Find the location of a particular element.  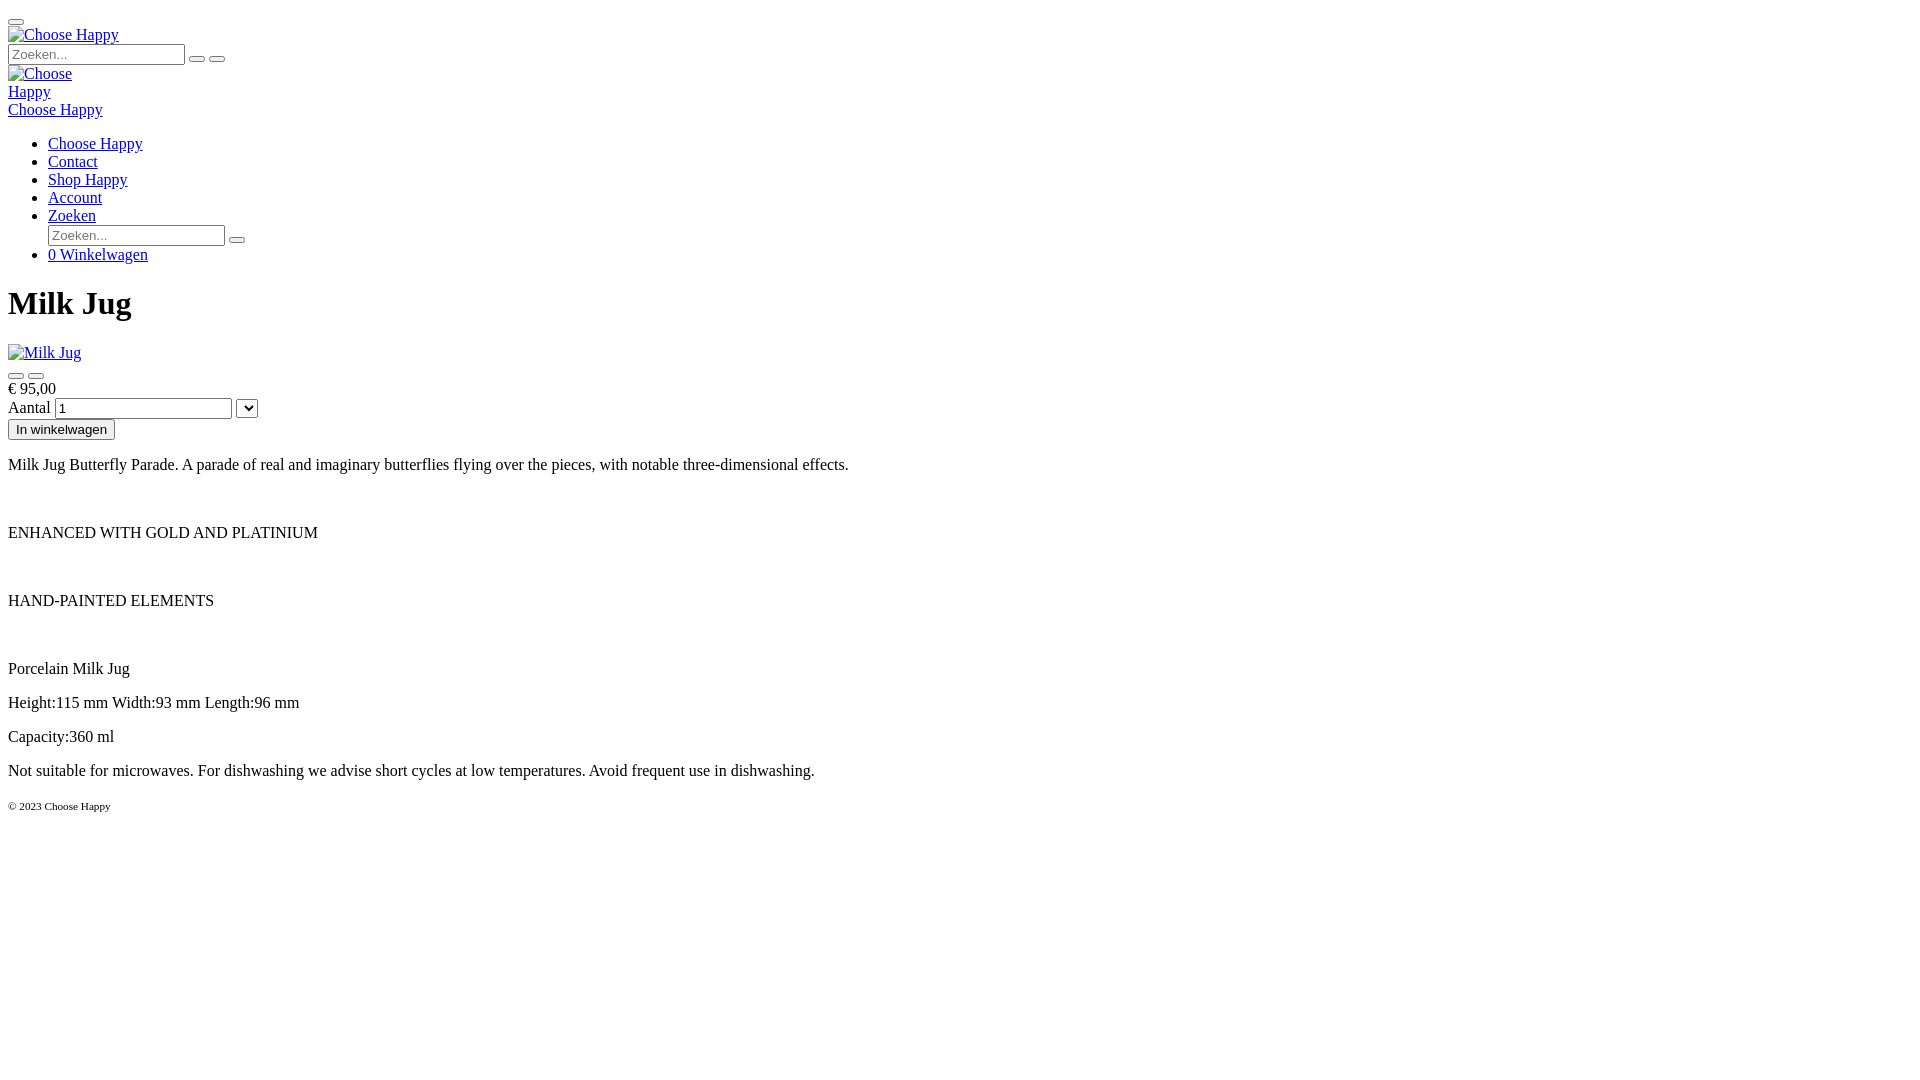

'ENHANCED WITH GOLD AND PLATINIUM' is located at coordinates (163, 531).